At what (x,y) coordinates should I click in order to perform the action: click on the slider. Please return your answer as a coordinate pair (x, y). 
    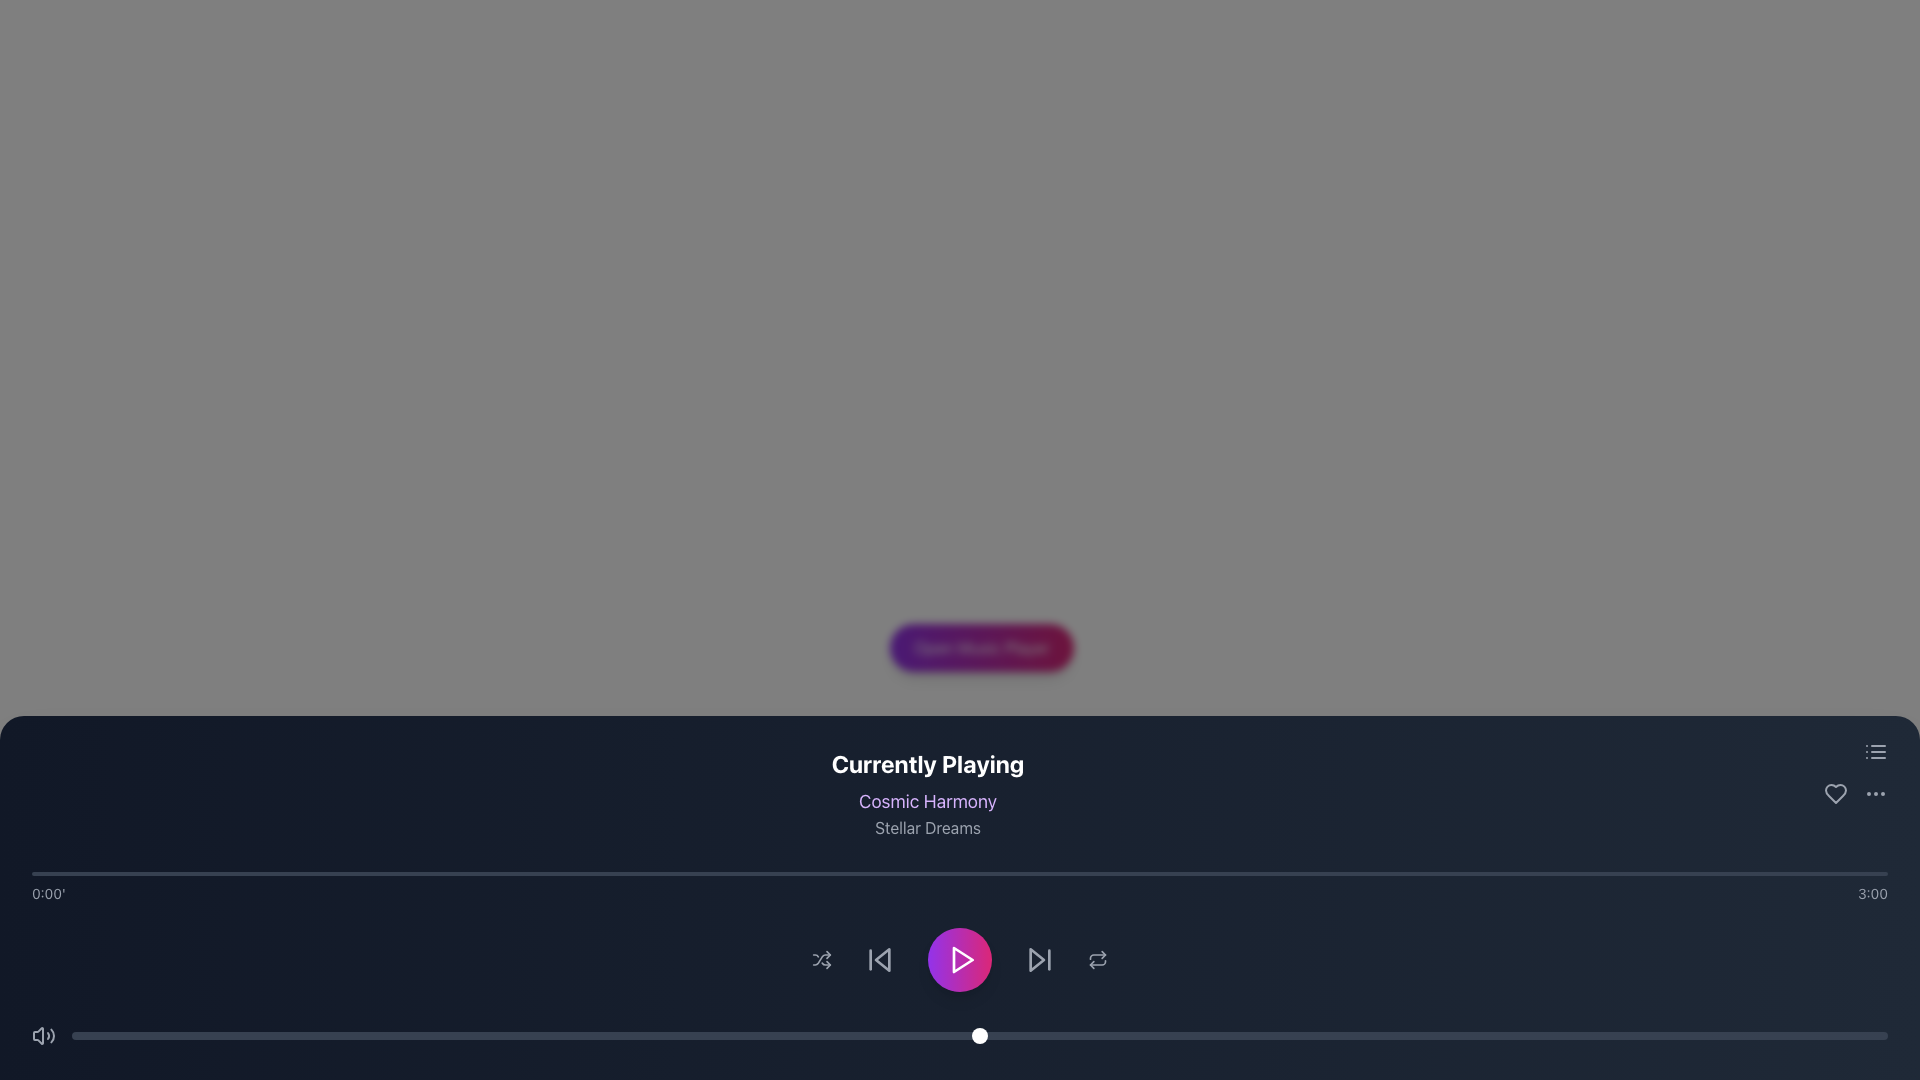
    Looking at the image, I should click on (1705, 1035).